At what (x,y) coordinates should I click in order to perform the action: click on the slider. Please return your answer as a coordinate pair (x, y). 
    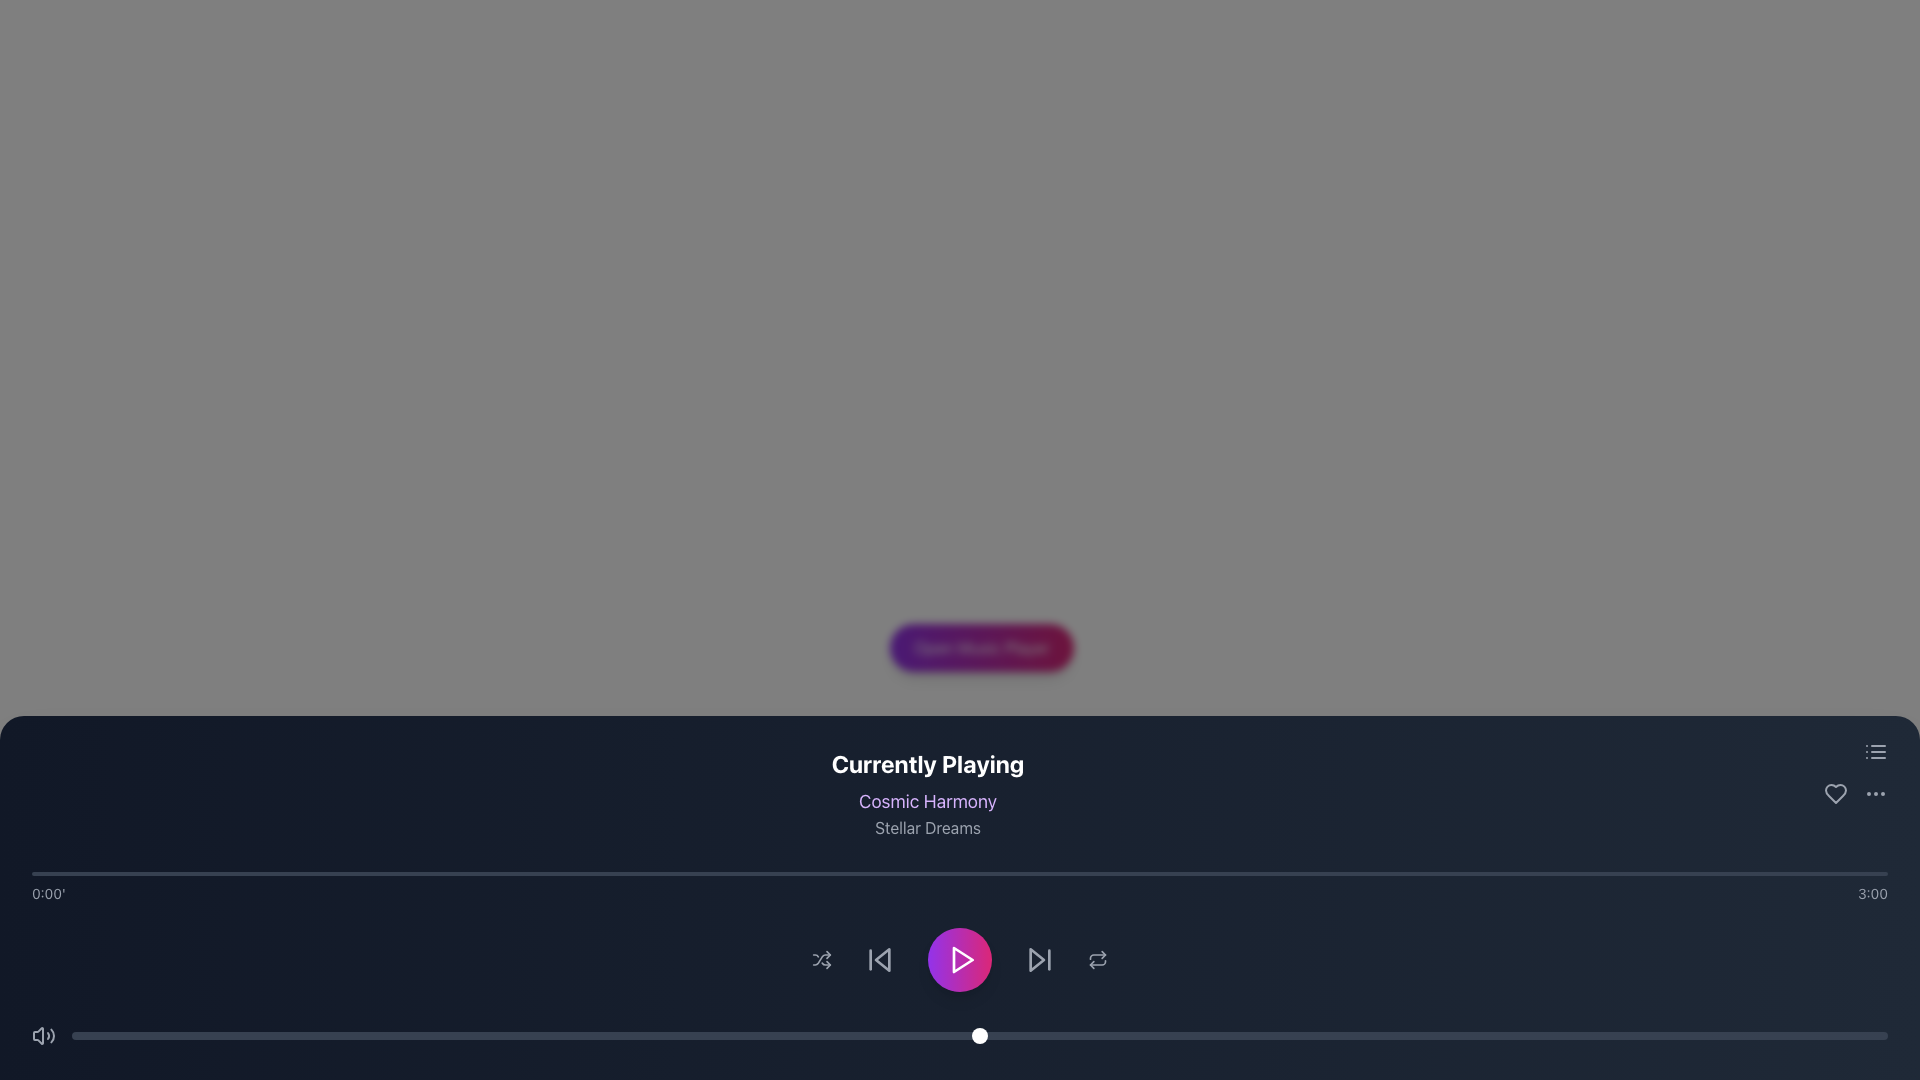
    Looking at the image, I should click on (1705, 1035).